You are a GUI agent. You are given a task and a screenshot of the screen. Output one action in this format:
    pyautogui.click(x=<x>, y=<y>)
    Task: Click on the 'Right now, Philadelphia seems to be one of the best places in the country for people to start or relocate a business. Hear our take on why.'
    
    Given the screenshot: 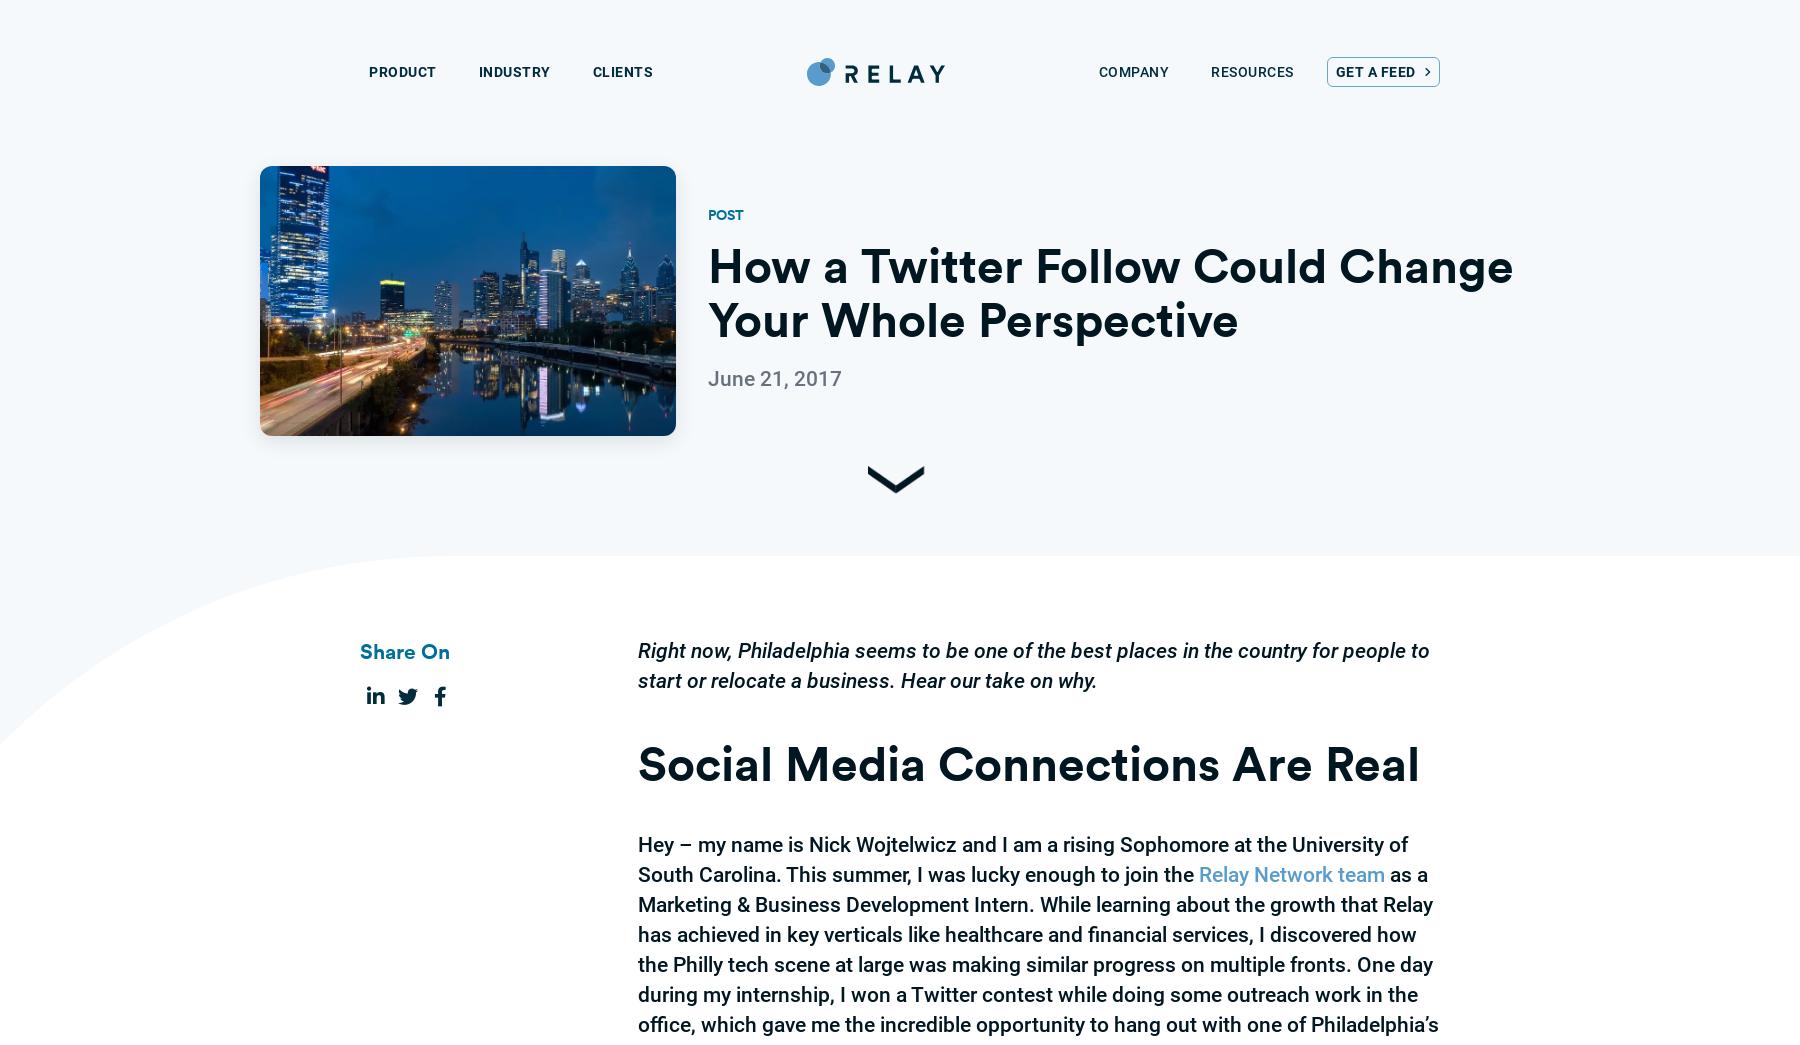 What is the action you would take?
    pyautogui.click(x=637, y=665)
    